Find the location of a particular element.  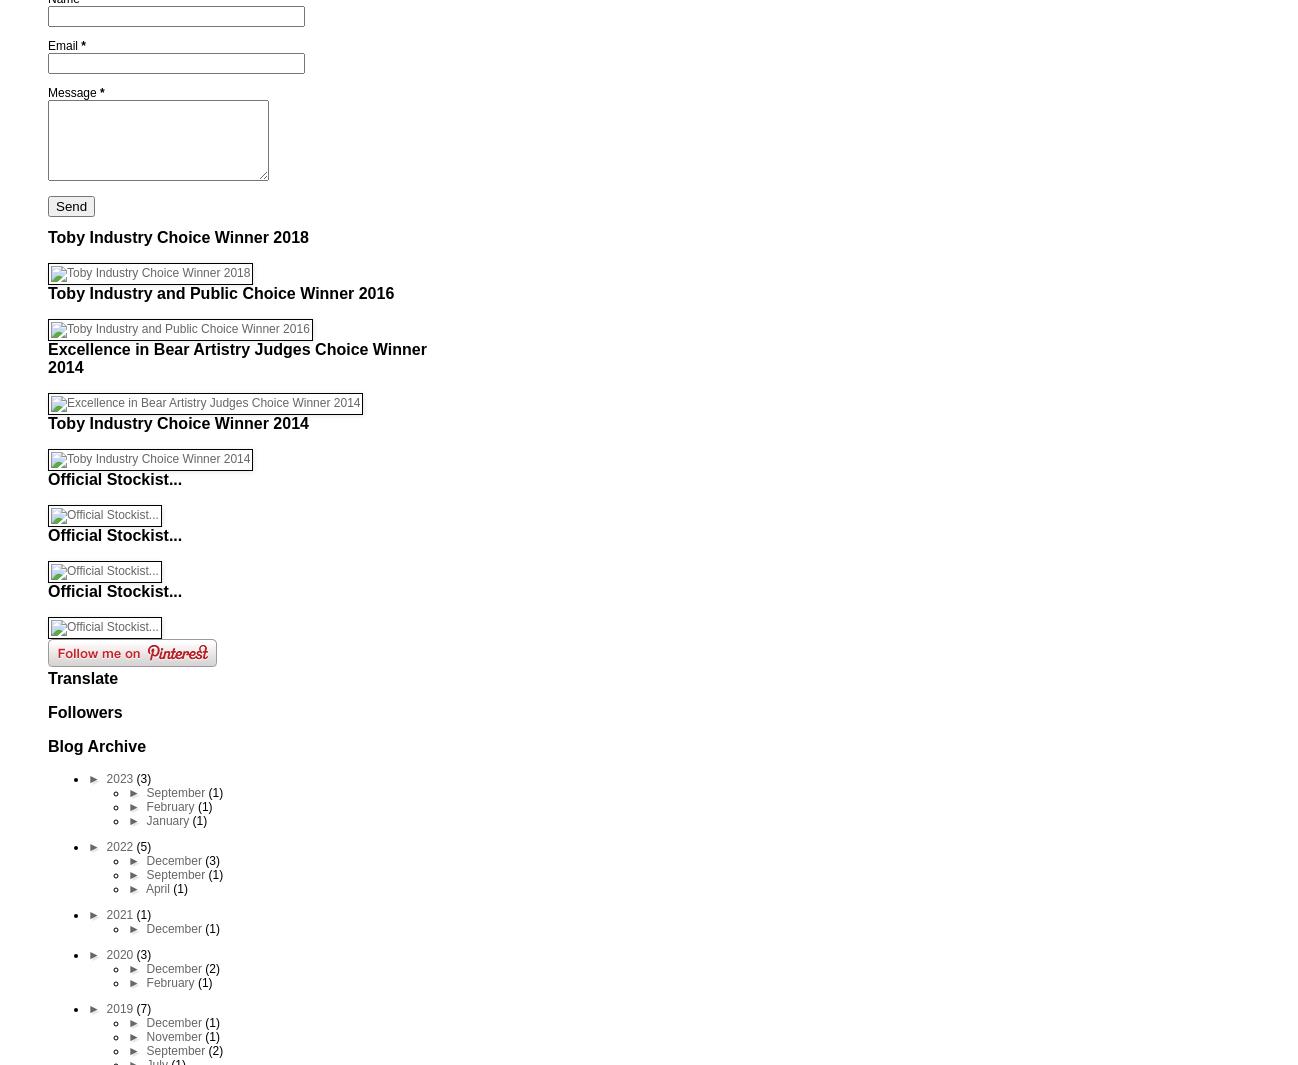

'2019' is located at coordinates (120, 1008).